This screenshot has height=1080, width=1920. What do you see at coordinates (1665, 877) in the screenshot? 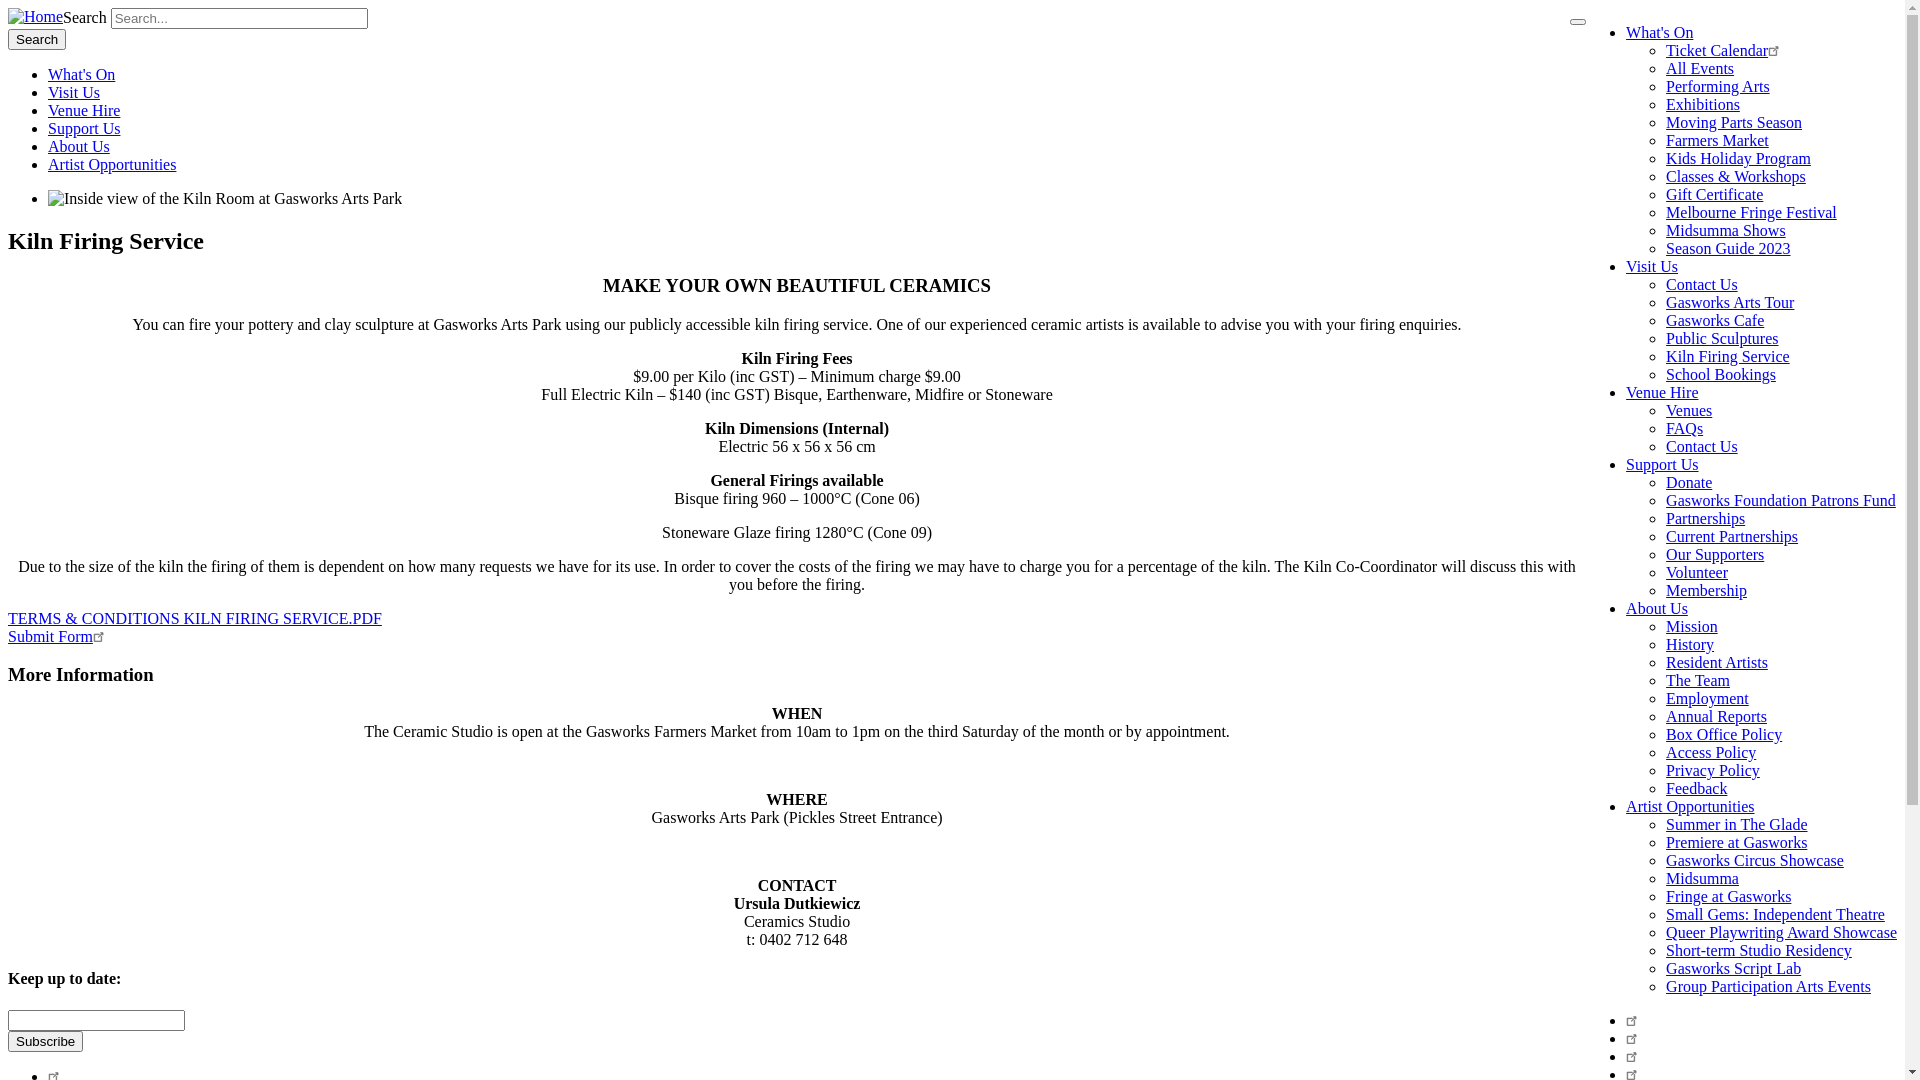
I see `'Midsumma'` at bounding box center [1665, 877].